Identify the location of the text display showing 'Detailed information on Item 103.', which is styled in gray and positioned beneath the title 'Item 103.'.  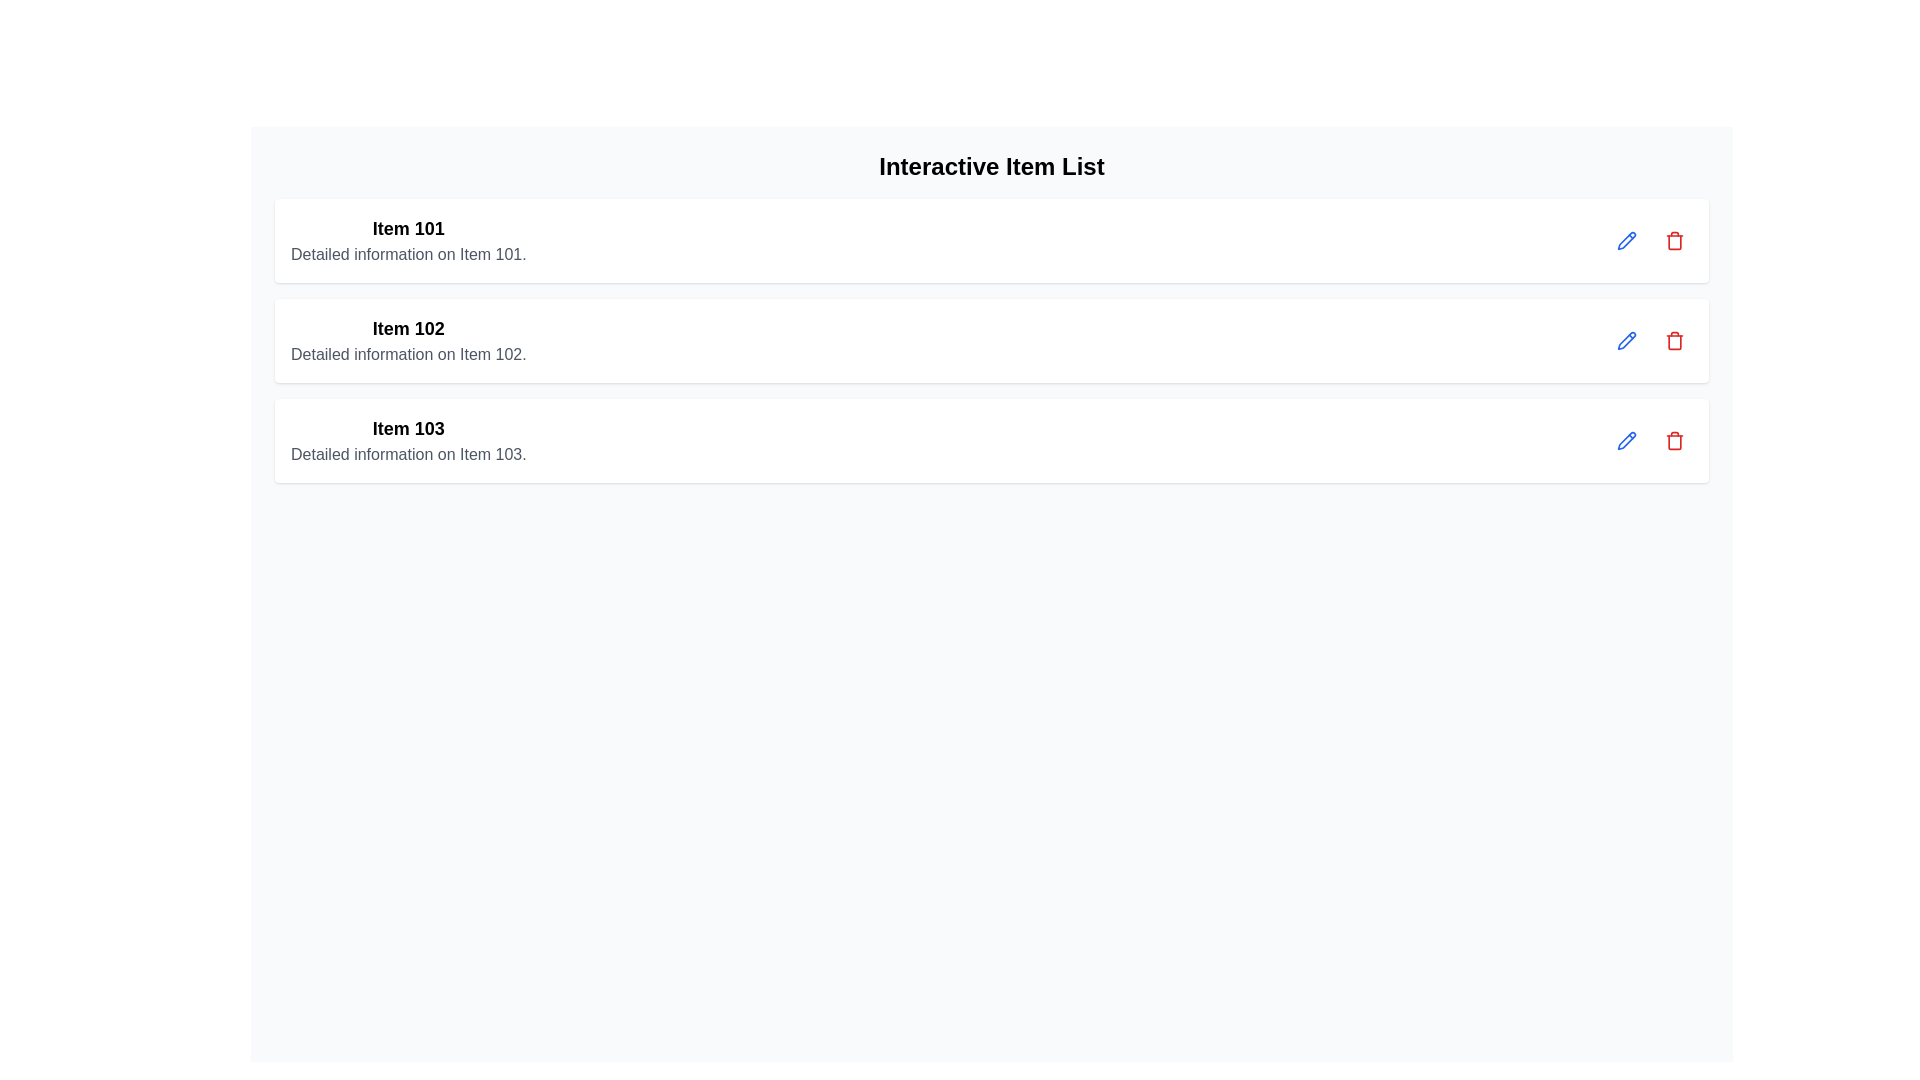
(407, 455).